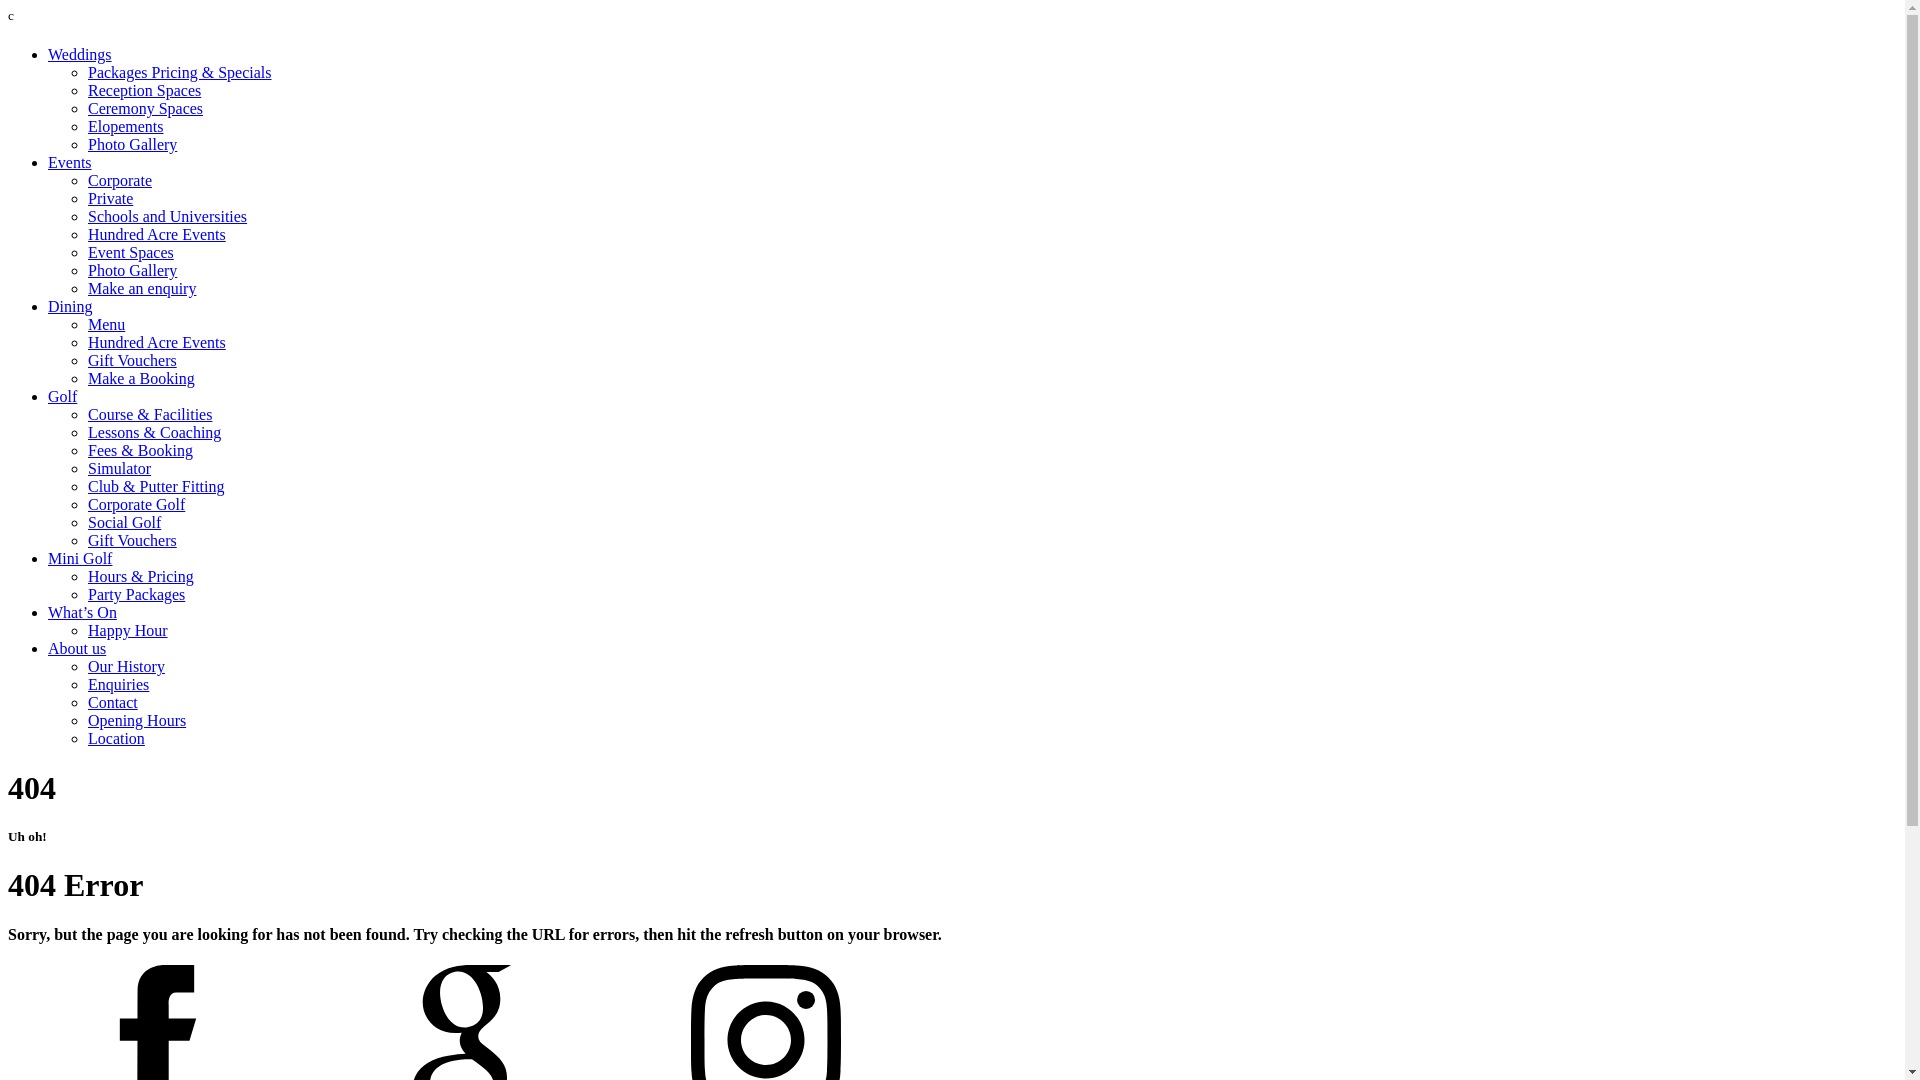 The width and height of the screenshot is (1920, 1080). I want to click on 'Corporate Golf', so click(135, 503).